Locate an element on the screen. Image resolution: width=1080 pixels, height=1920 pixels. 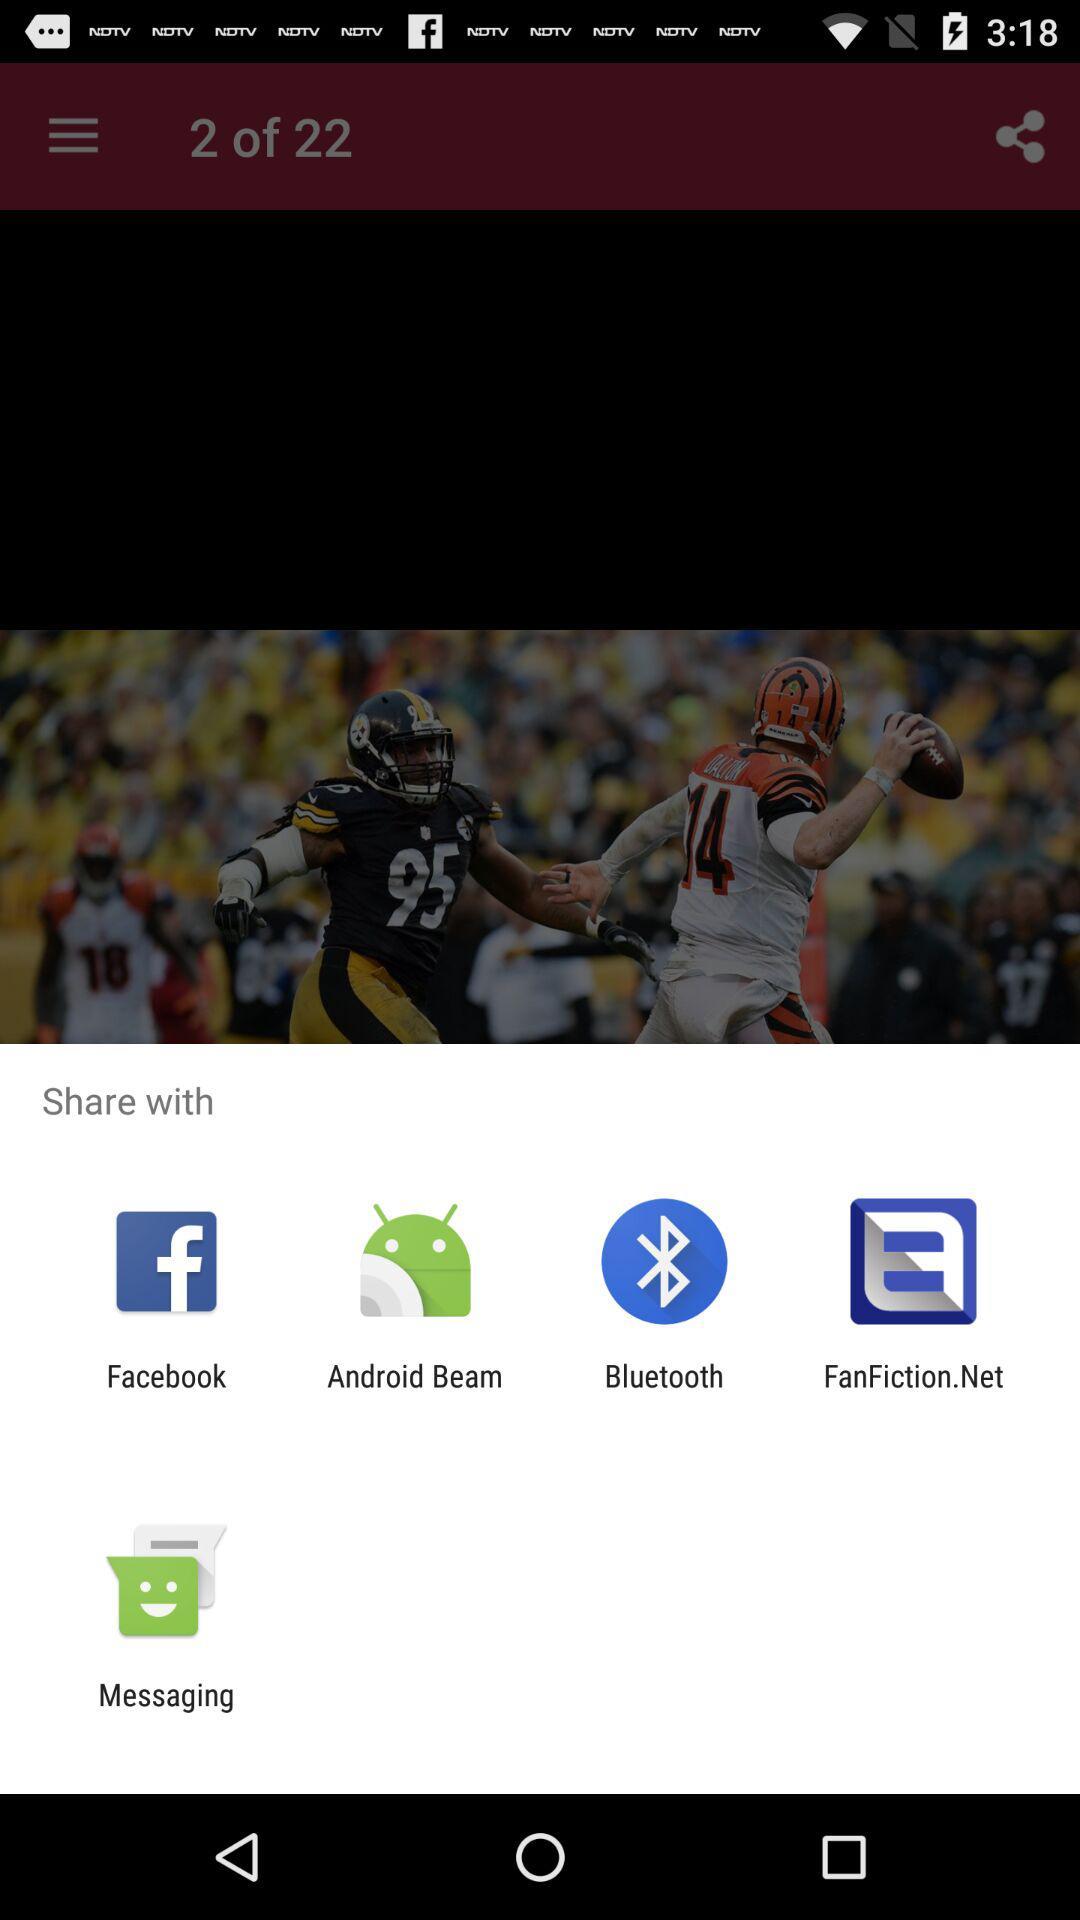
fanfiction.net item is located at coordinates (913, 1392).